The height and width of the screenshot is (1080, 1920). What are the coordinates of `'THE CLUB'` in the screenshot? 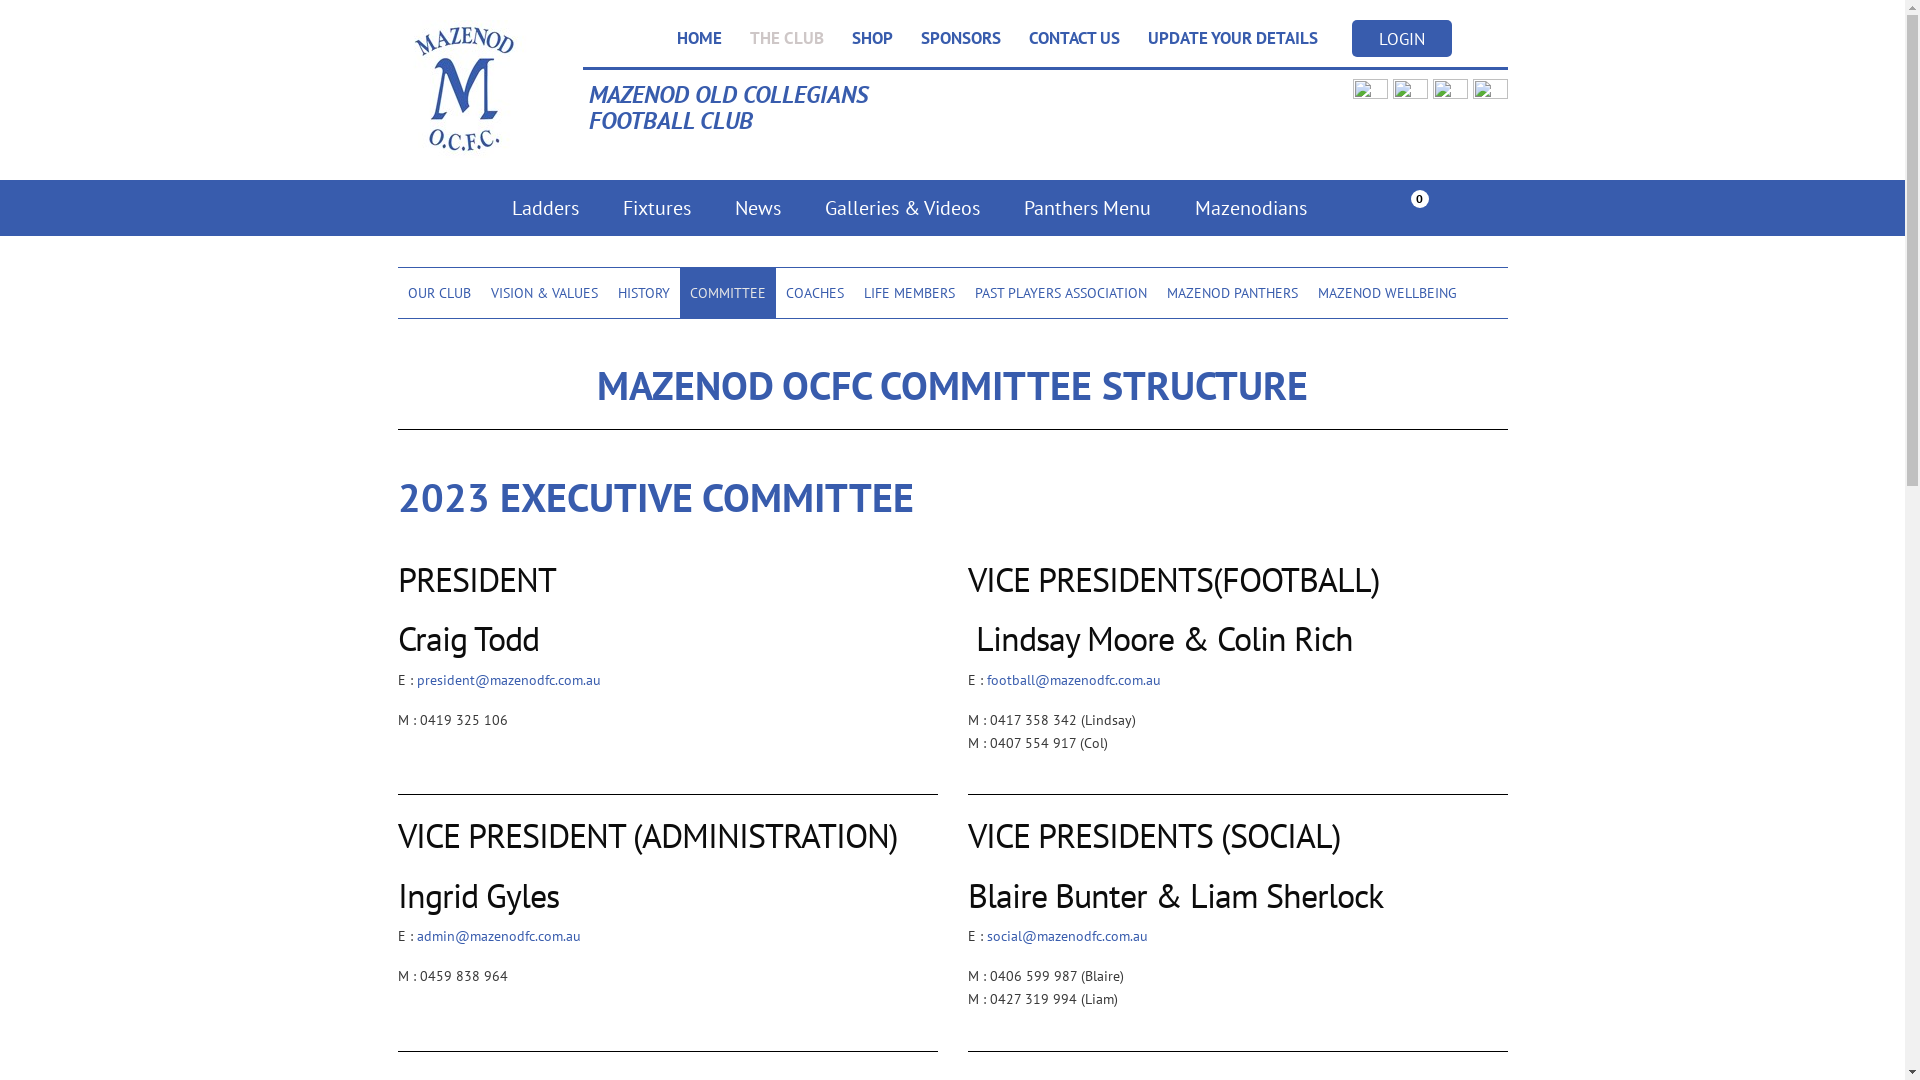 It's located at (786, 38).